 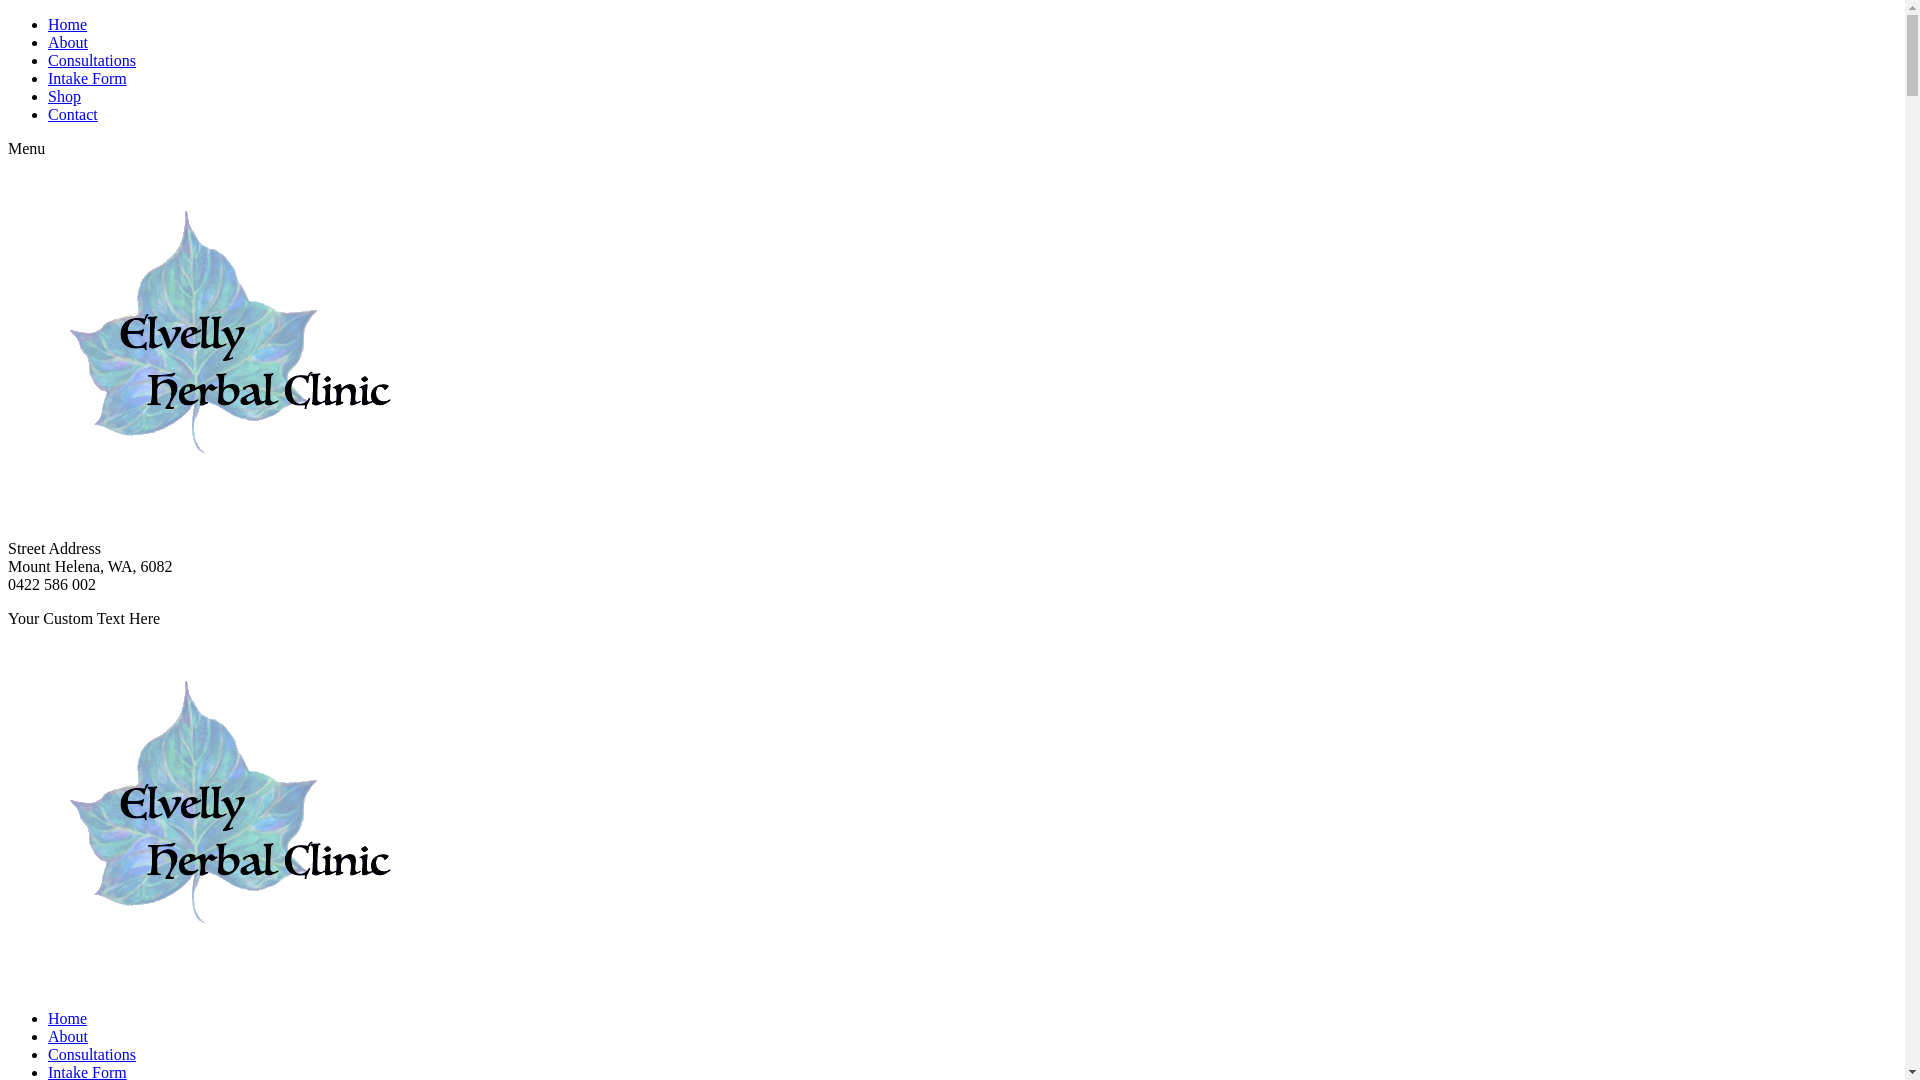 What do you see at coordinates (67, 1035) in the screenshot?
I see `'About'` at bounding box center [67, 1035].